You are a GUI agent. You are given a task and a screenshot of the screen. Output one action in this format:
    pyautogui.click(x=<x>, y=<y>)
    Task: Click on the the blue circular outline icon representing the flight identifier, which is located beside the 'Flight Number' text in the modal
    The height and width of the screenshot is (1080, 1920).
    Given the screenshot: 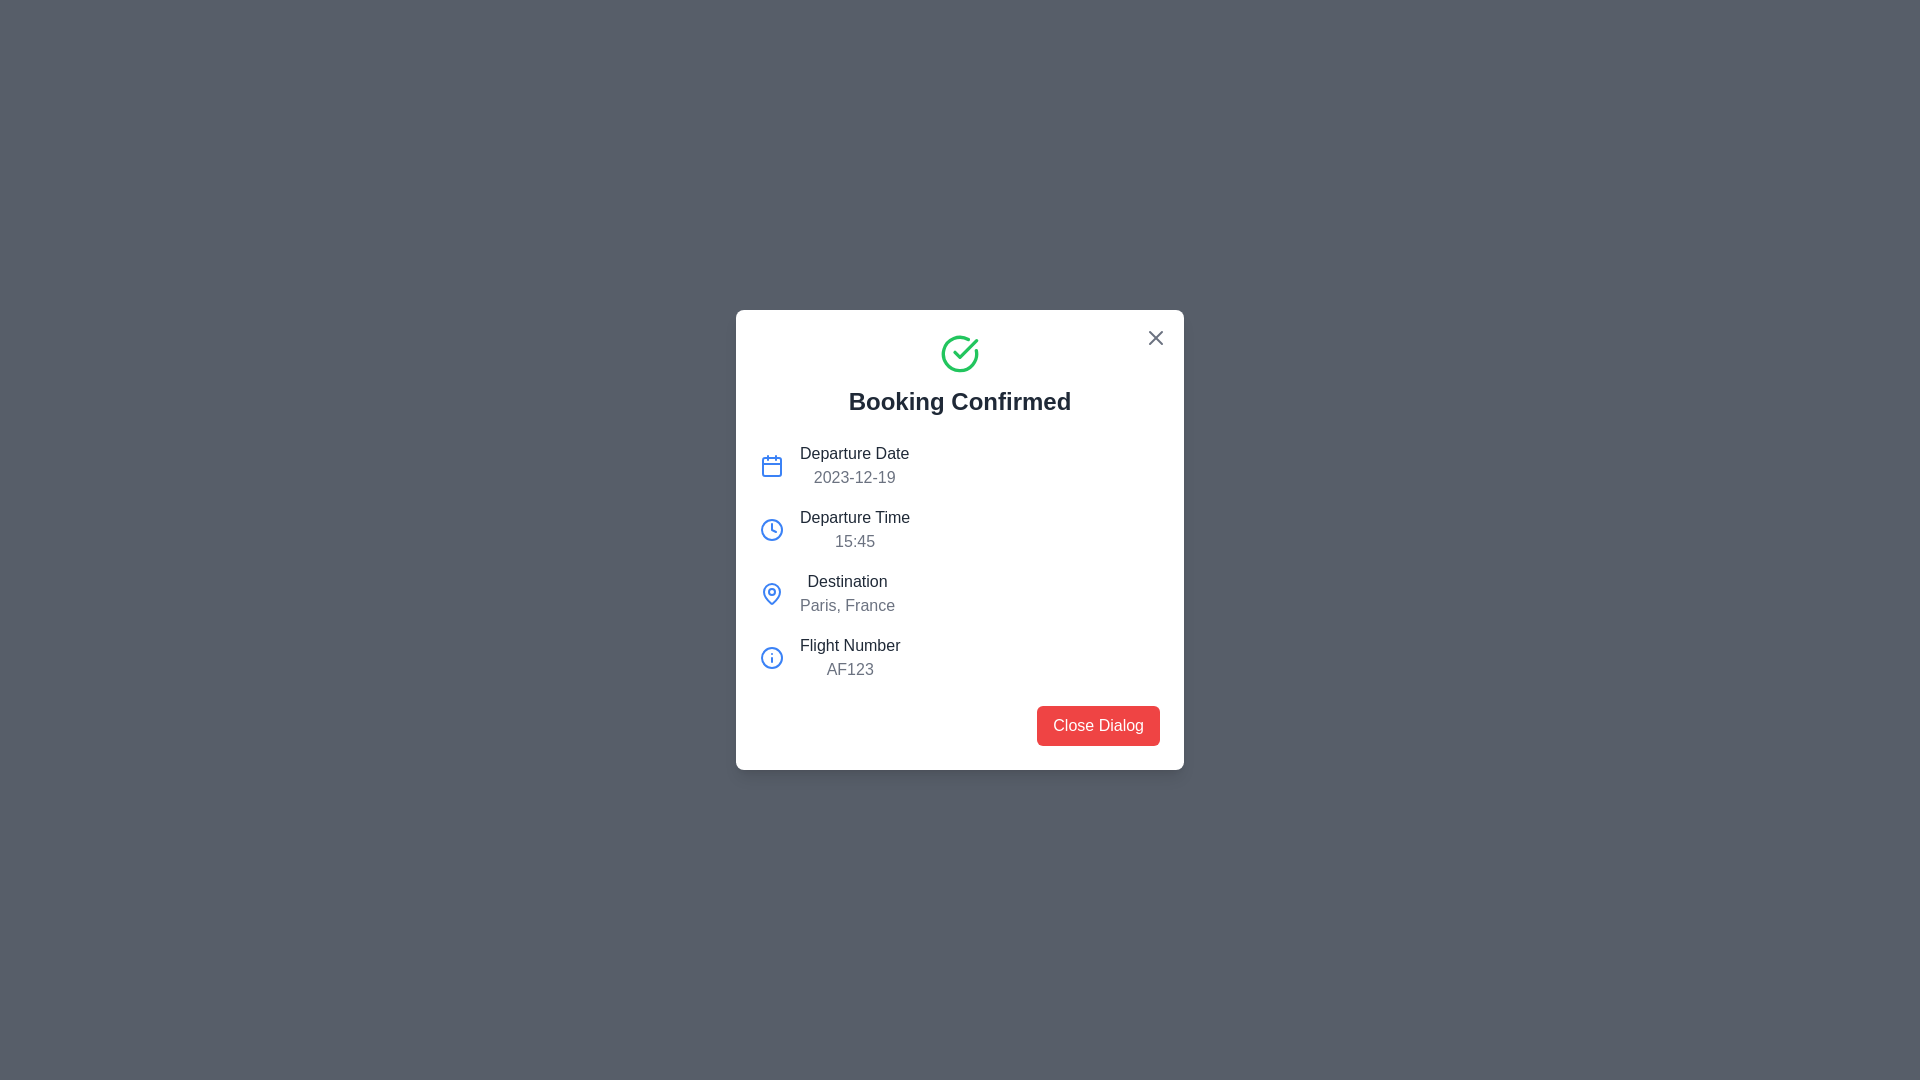 What is the action you would take?
    pyautogui.click(x=771, y=658)
    